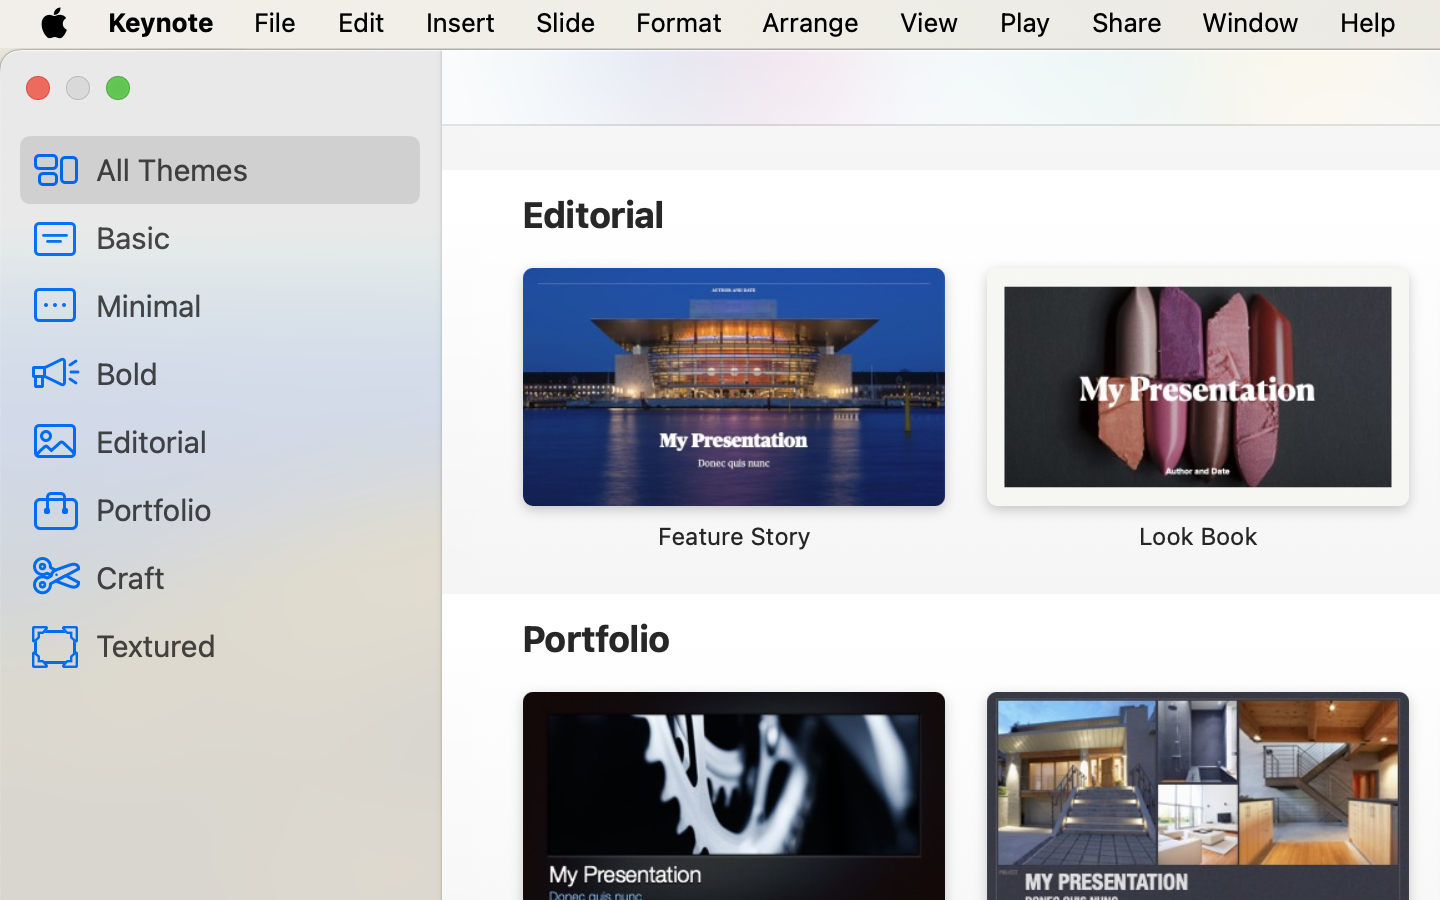 The height and width of the screenshot is (900, 1440). Describe the element at coordinates (248, 576) in the screenshot. I see `'Craft'` at that location.